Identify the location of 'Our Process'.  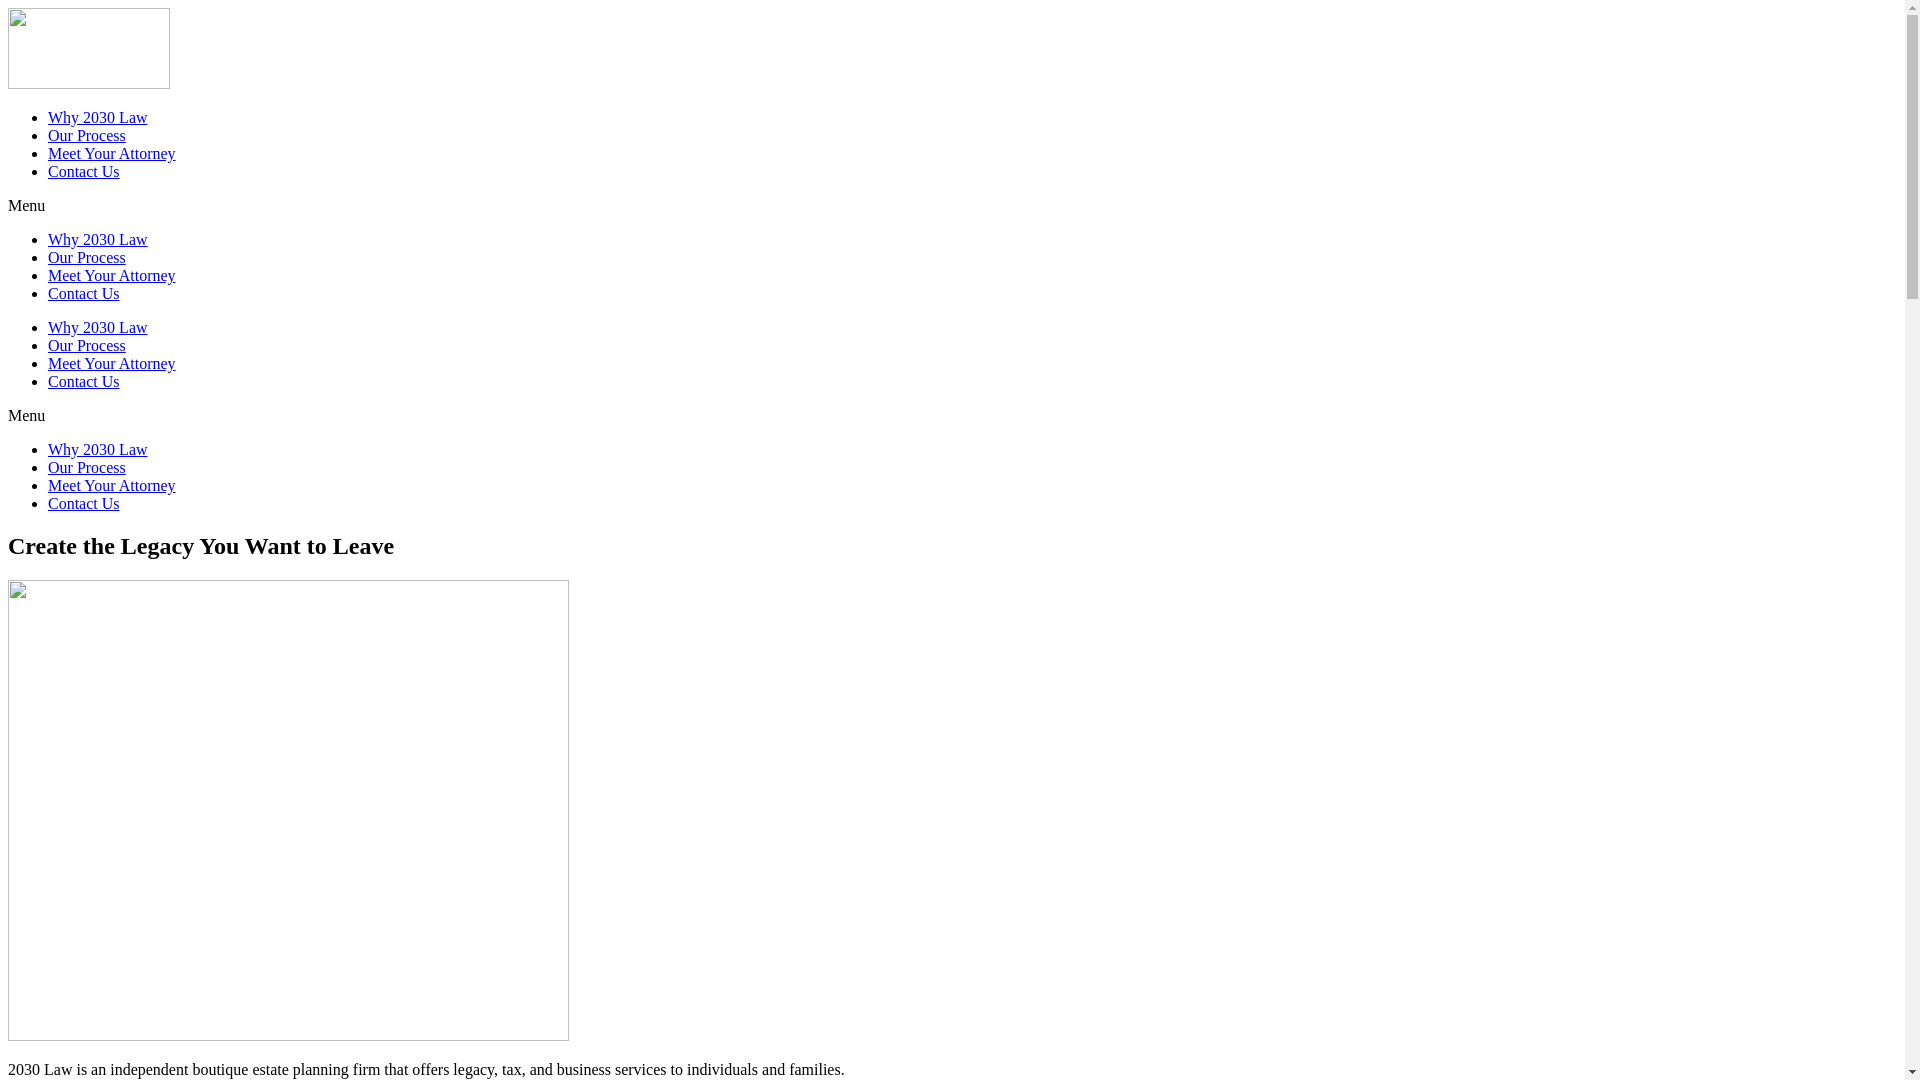
(85, 256).